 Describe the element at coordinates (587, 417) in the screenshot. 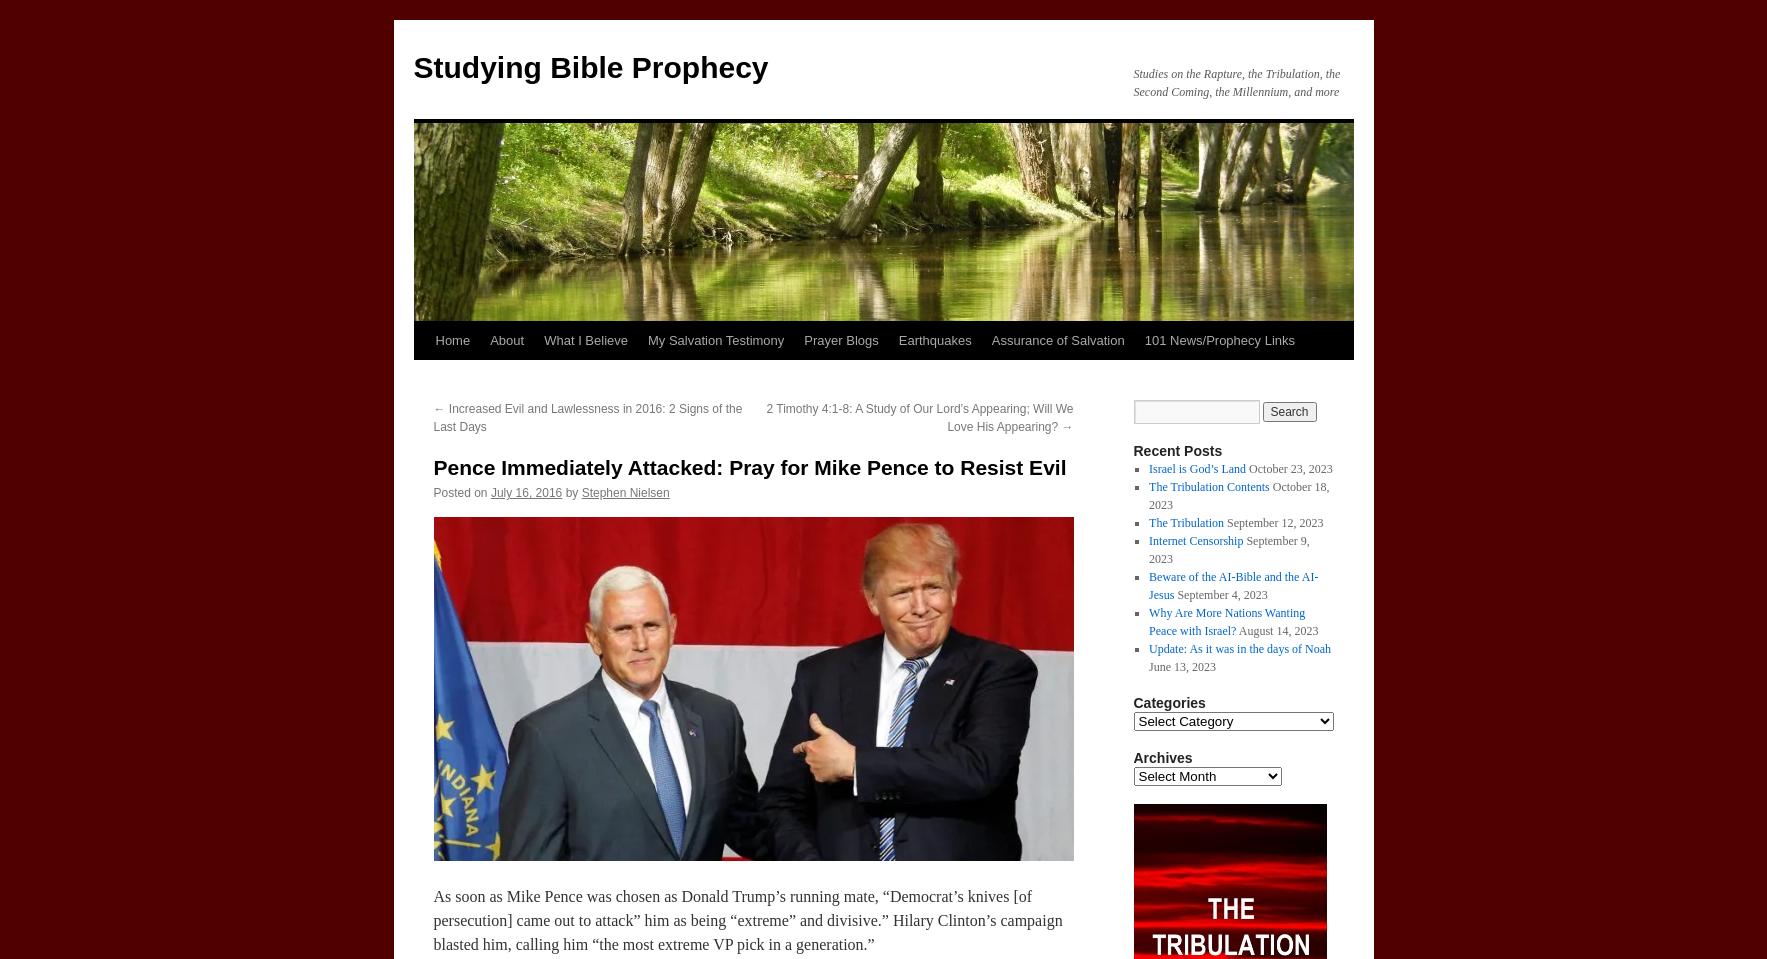

I see `'Increased Evil and Lawlessness in 2016: 2 Signs of the Last Days'` at that location.